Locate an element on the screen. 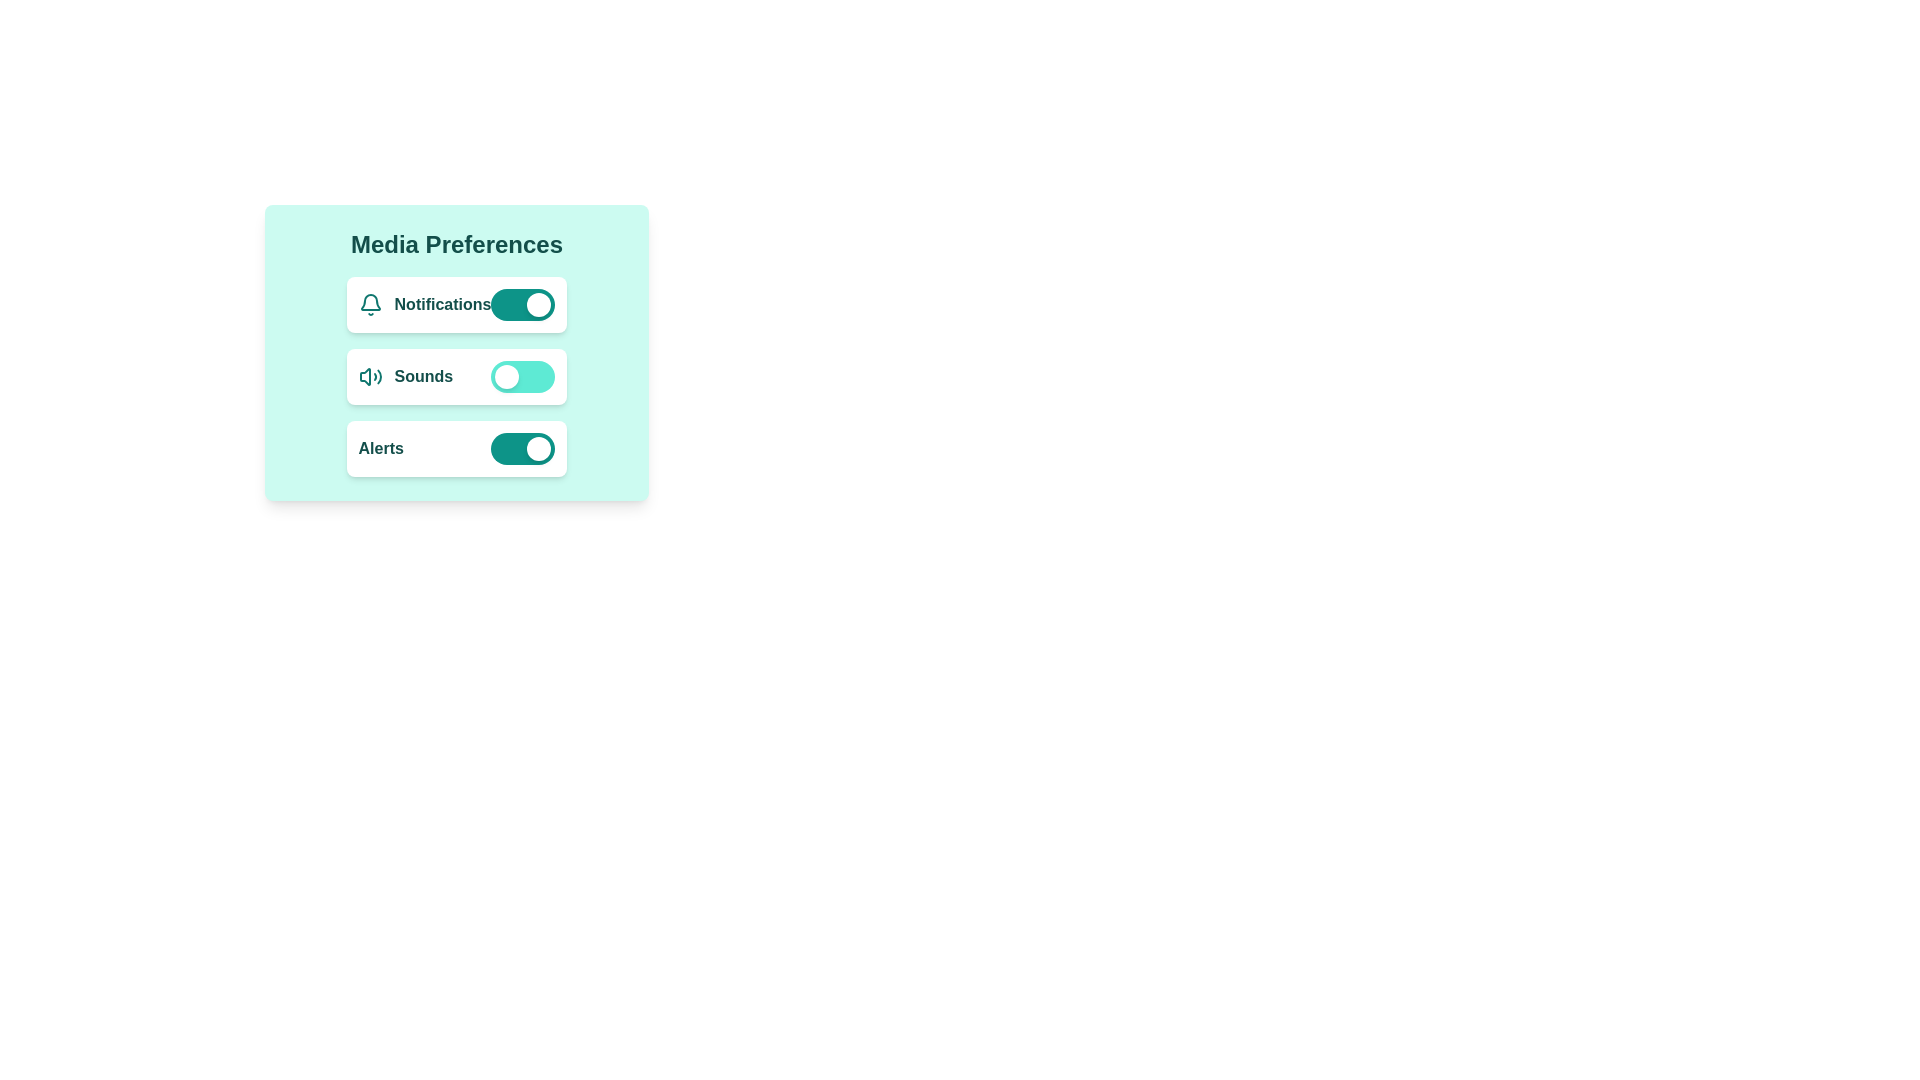 The image size is (1920, 1080). the 'Alerts' text label which is part of the toggle control for notifications, located in the 'Media Preferences' section, to the left of the toggle switch is located at coordinates (381, 447).